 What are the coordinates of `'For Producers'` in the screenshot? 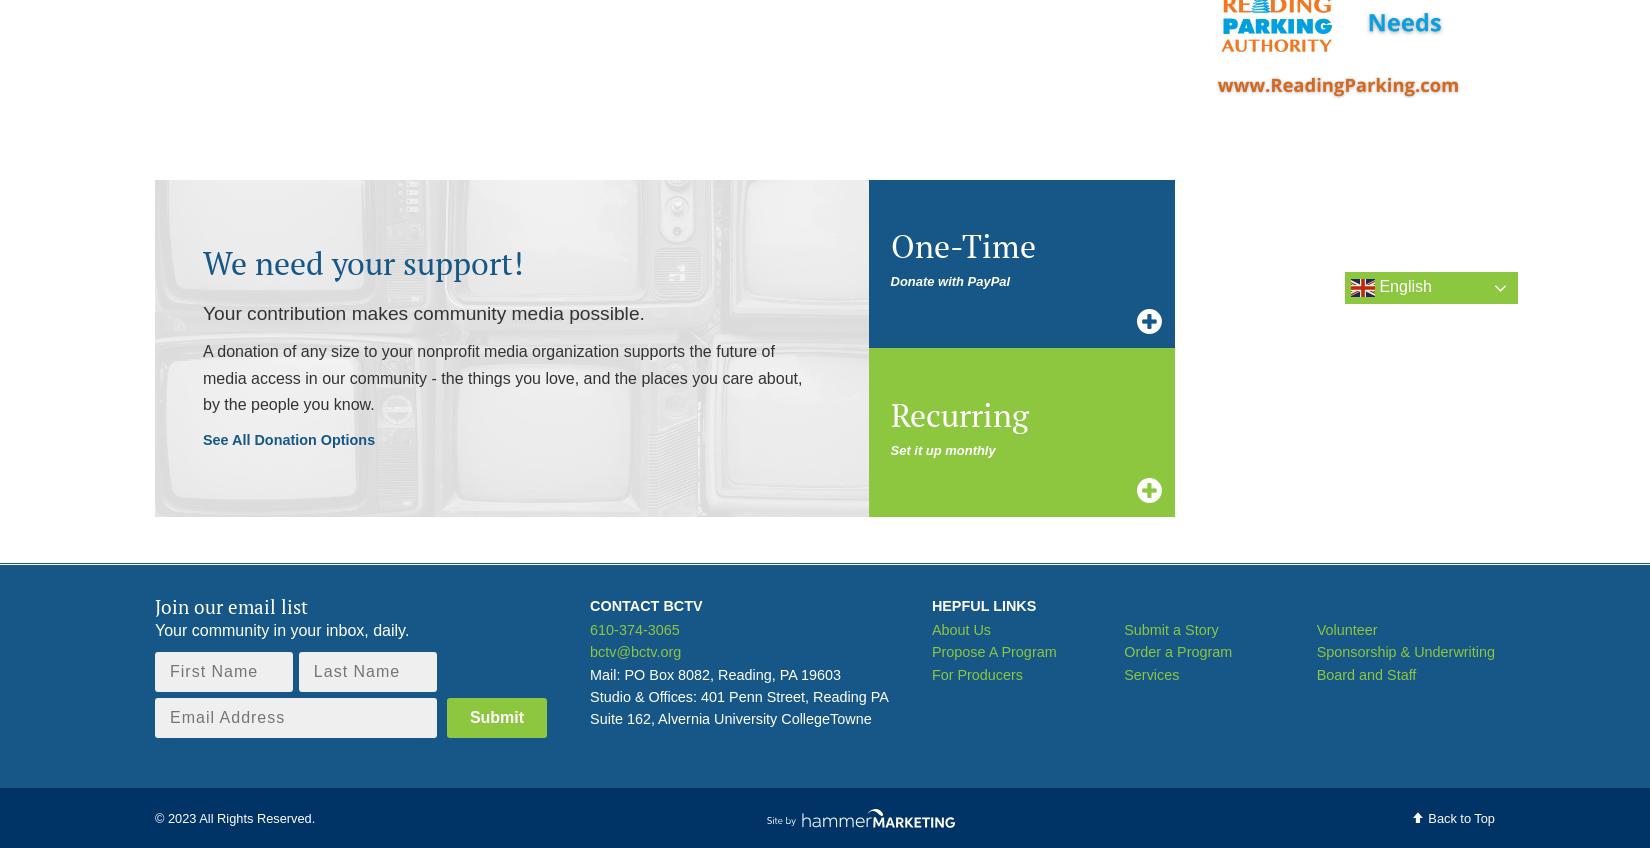 It's located at (930, 672).